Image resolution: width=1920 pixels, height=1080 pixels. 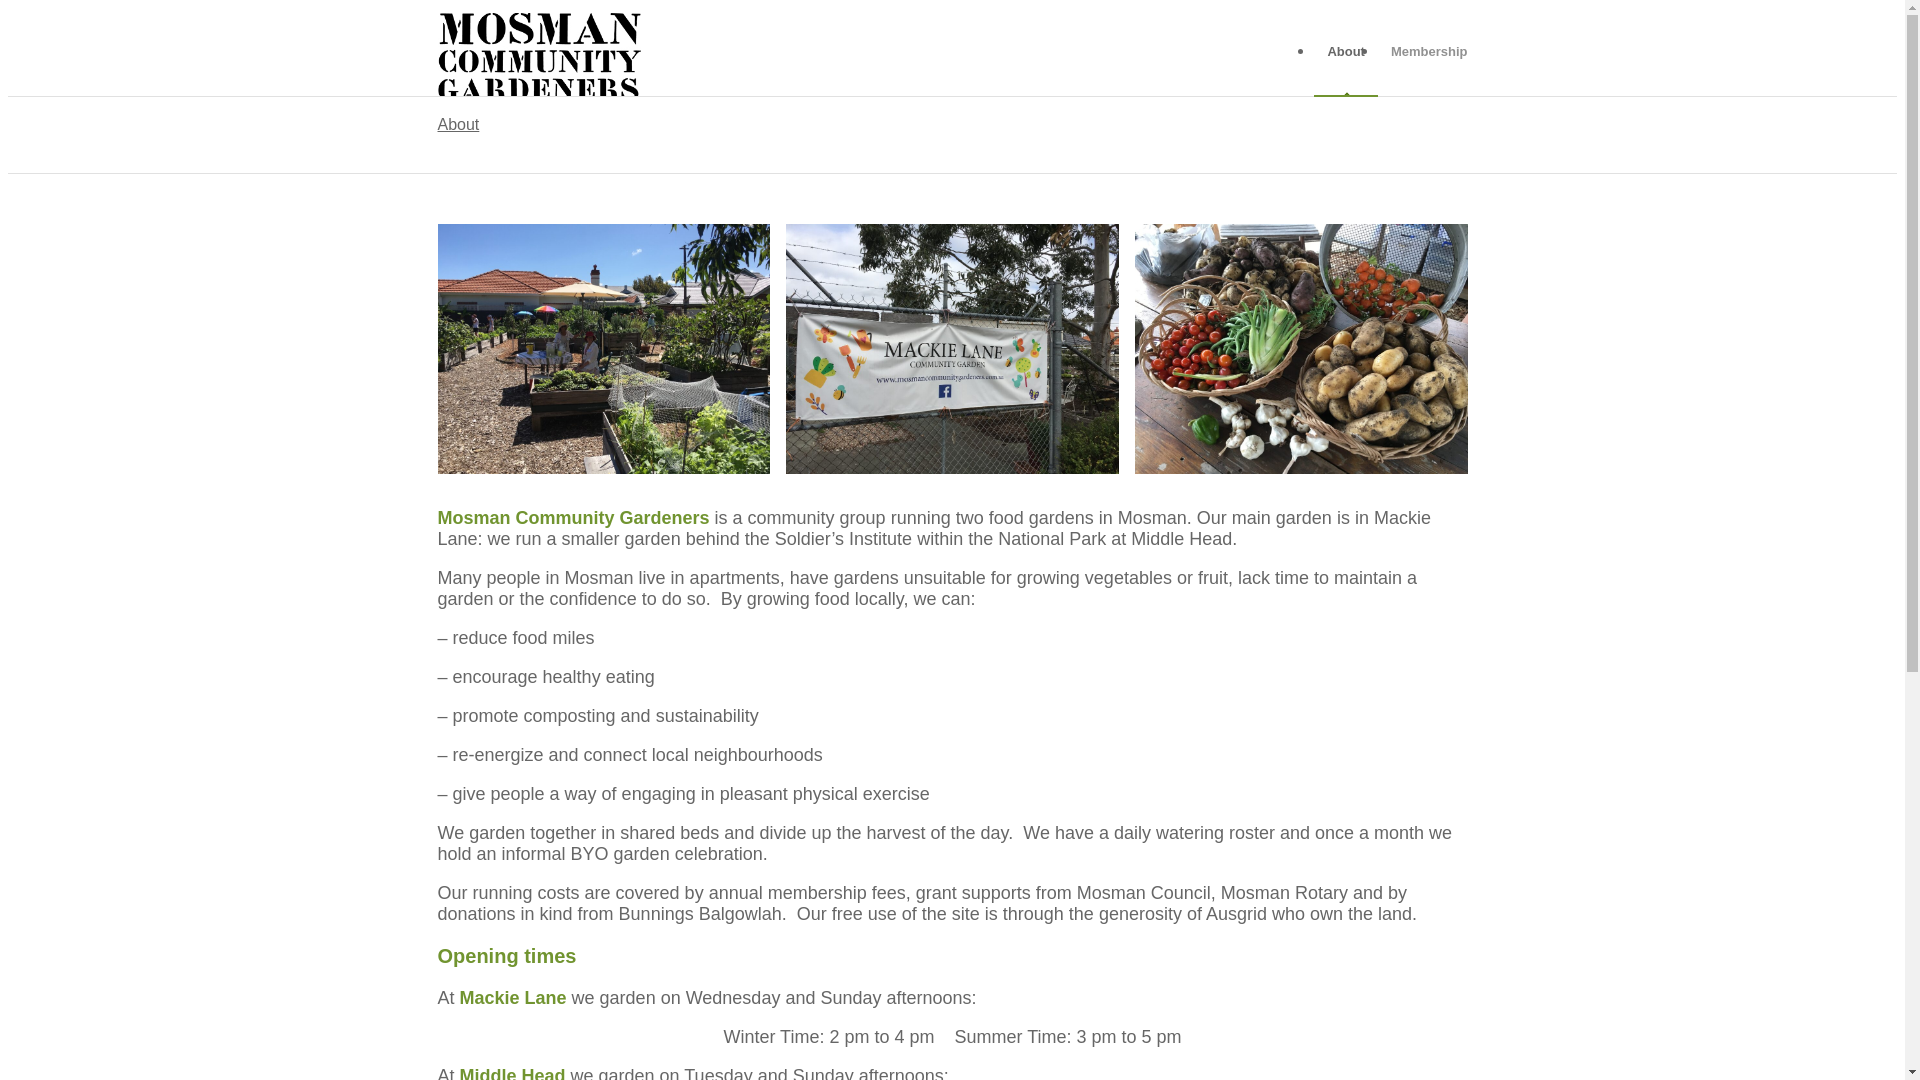 What do you see at coordinates (436, 124) in the screenshot?
I see `'About'` at bounding box center [436, 124].